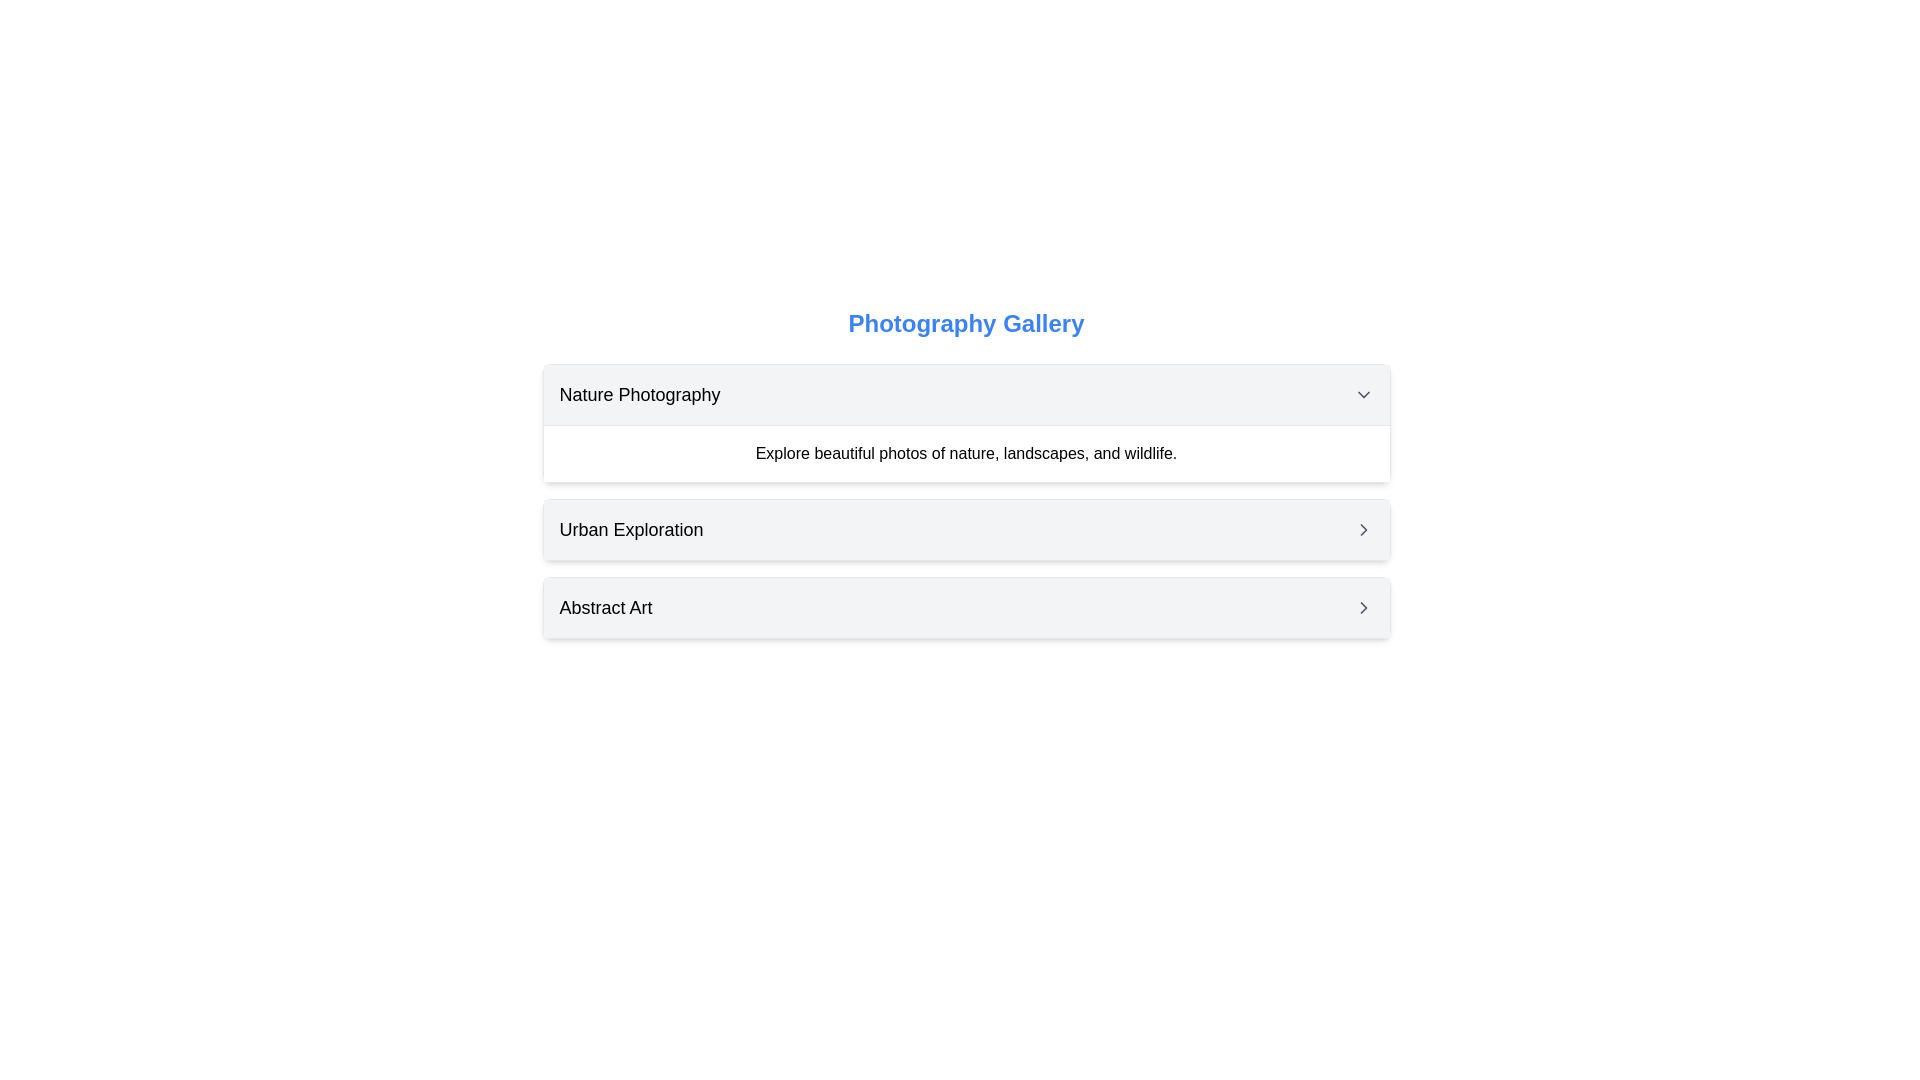 The width and height of the screenshot is (1920, 1080). What do you see at coordinates (966, 422) in the screenshot?
I see `the Descriptive Panel for the category 'Nature Photography', which is located at the top of the vertically stacked layout` at bounding box center [966, 422].